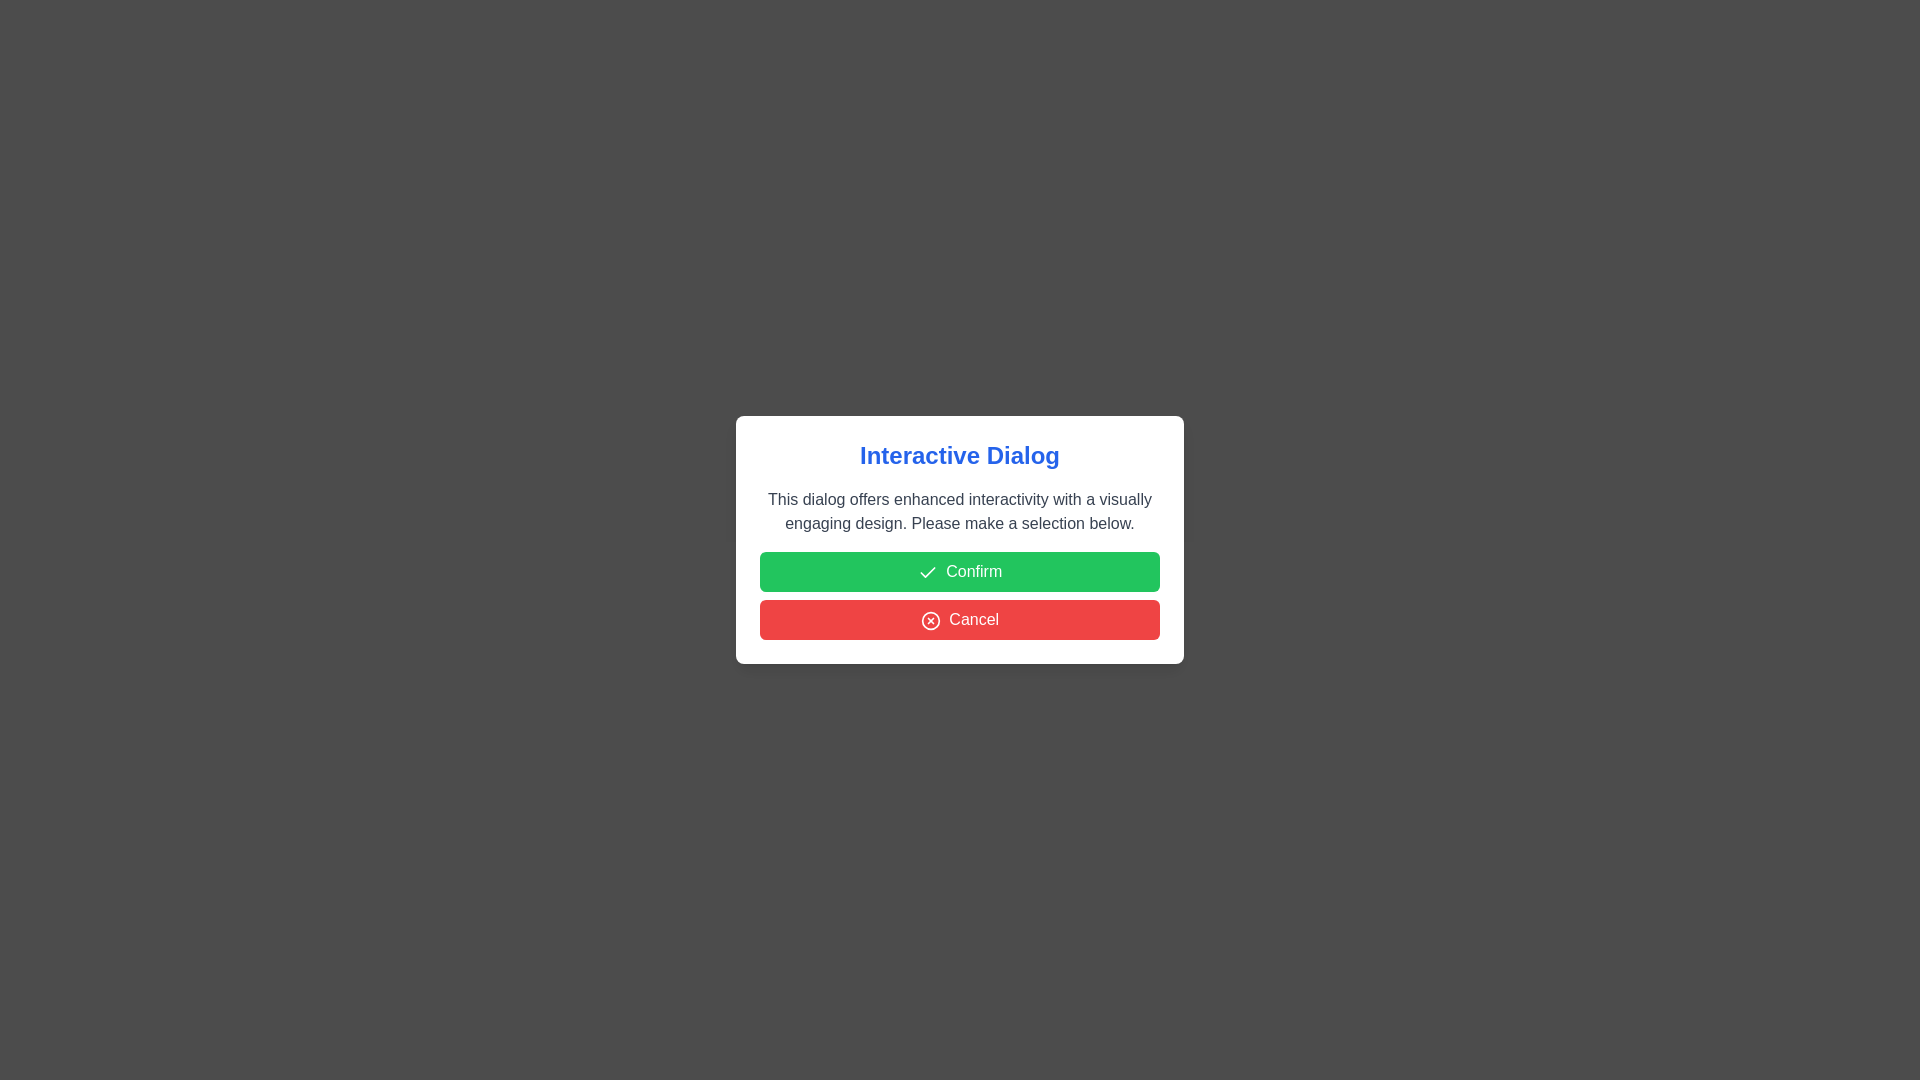 The width and height of the screenshot is (1920, 1080). What do you see at coordinates (960, 571) in the screenshot?
I see `'Confirm' button to confirm the action` at bounding box center [960, 571].